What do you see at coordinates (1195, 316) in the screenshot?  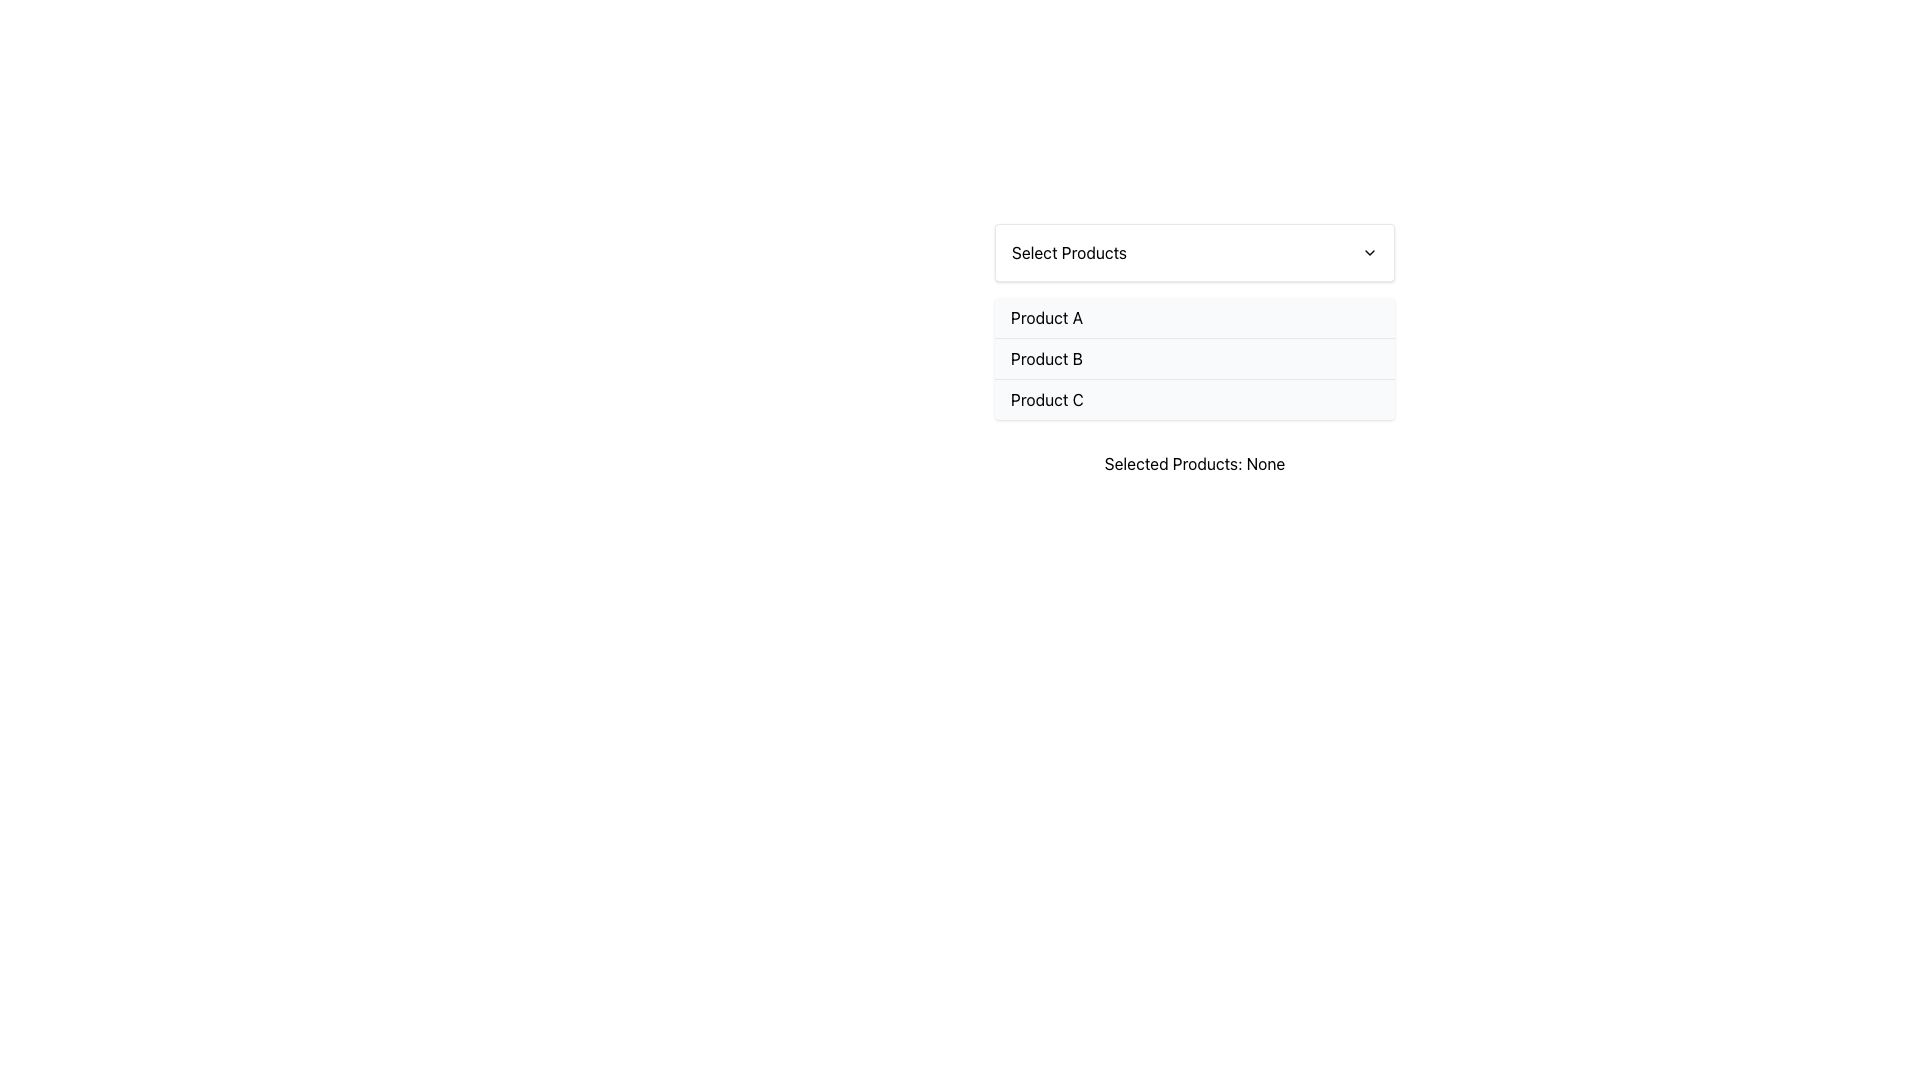 I see `the first list item labeled 'Product A' in the dropdown menu` at bounding box center [1195, 316].